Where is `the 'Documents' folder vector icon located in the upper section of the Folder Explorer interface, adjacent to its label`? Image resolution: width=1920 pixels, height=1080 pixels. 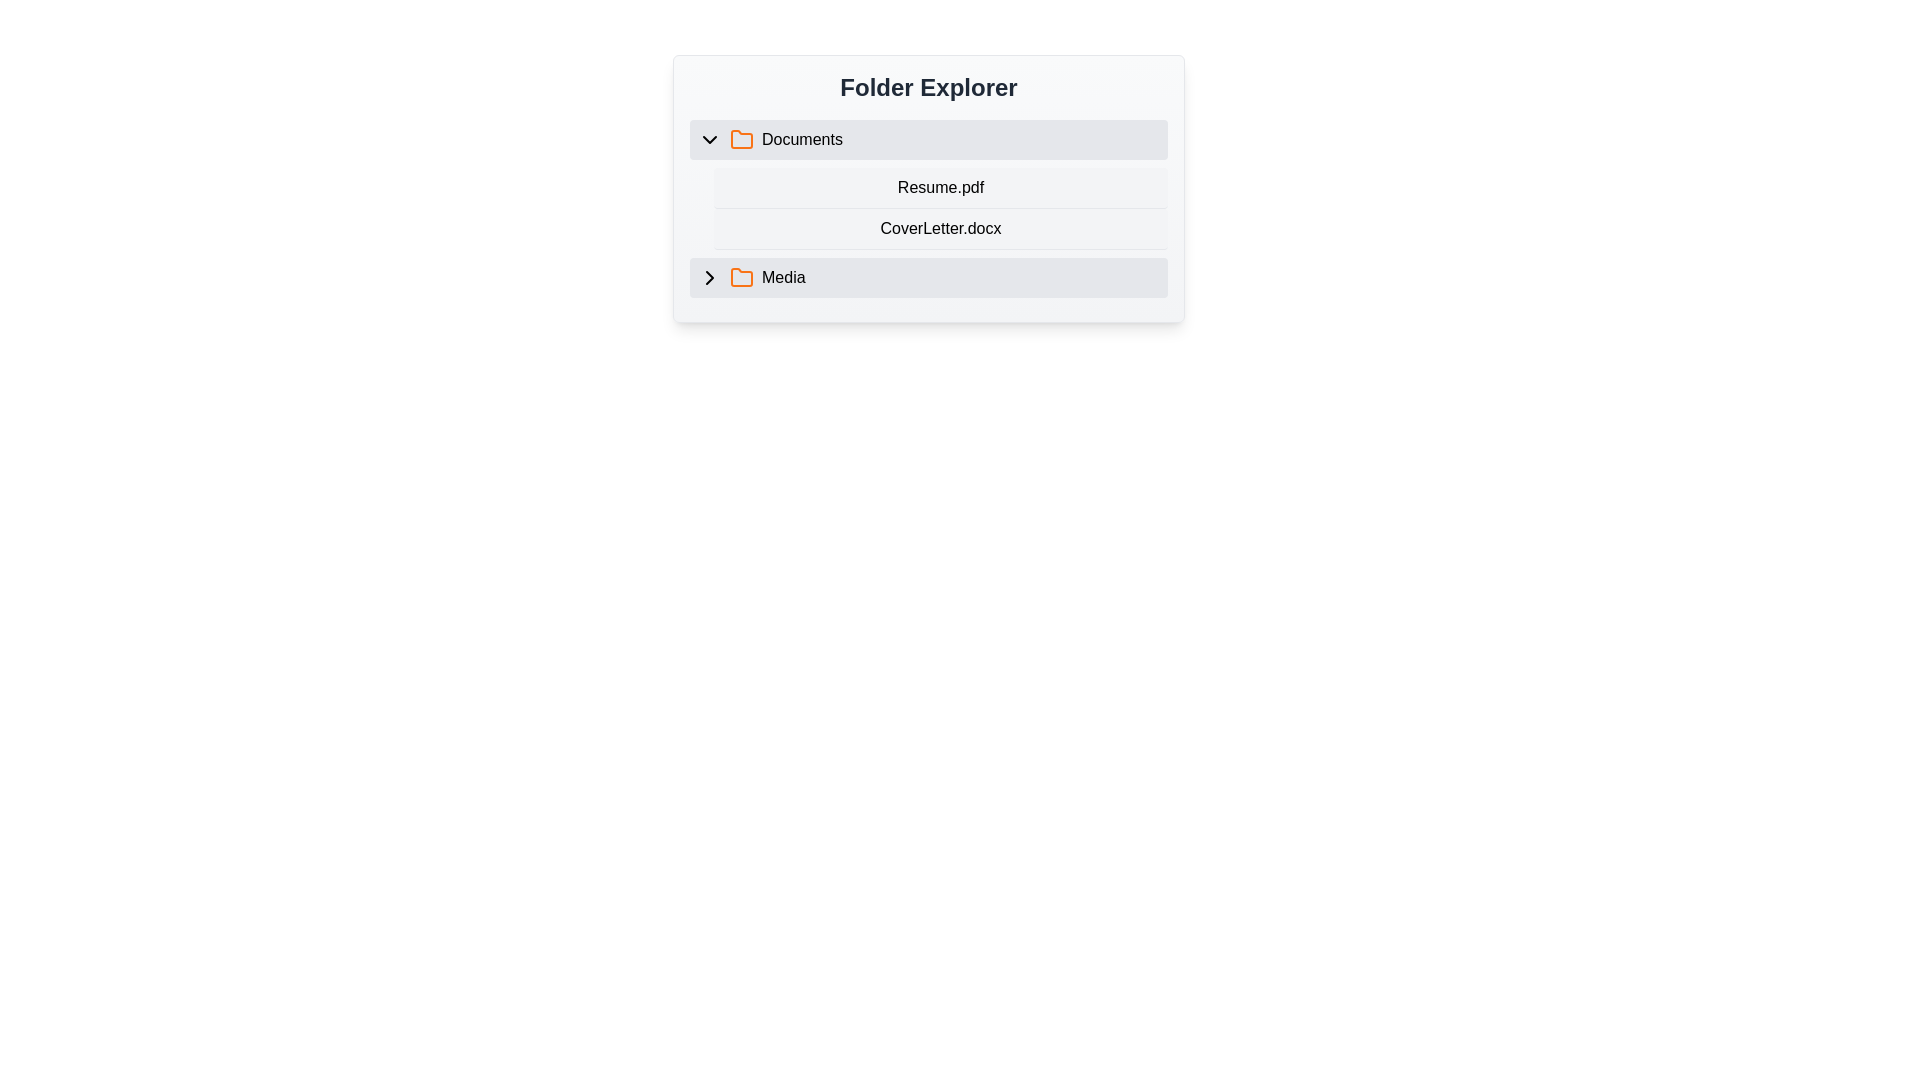 the 'Documents' folder vector icon located in the upper section of the Folder Explorer interface, adjacent to its label is located at coordinates (741, 138).